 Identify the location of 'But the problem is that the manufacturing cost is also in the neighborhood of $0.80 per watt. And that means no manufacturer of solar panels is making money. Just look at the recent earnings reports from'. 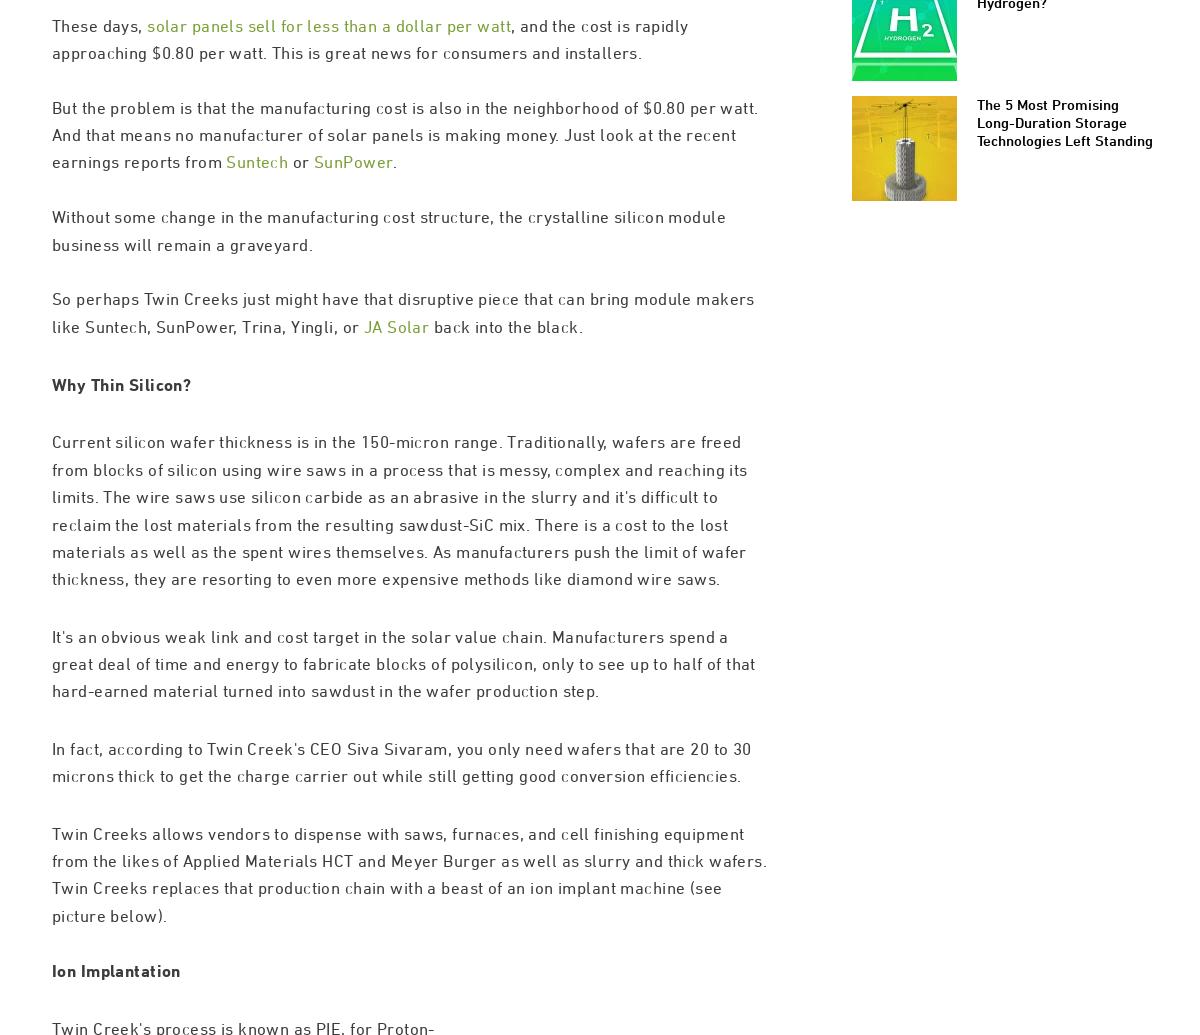
(51, 219).